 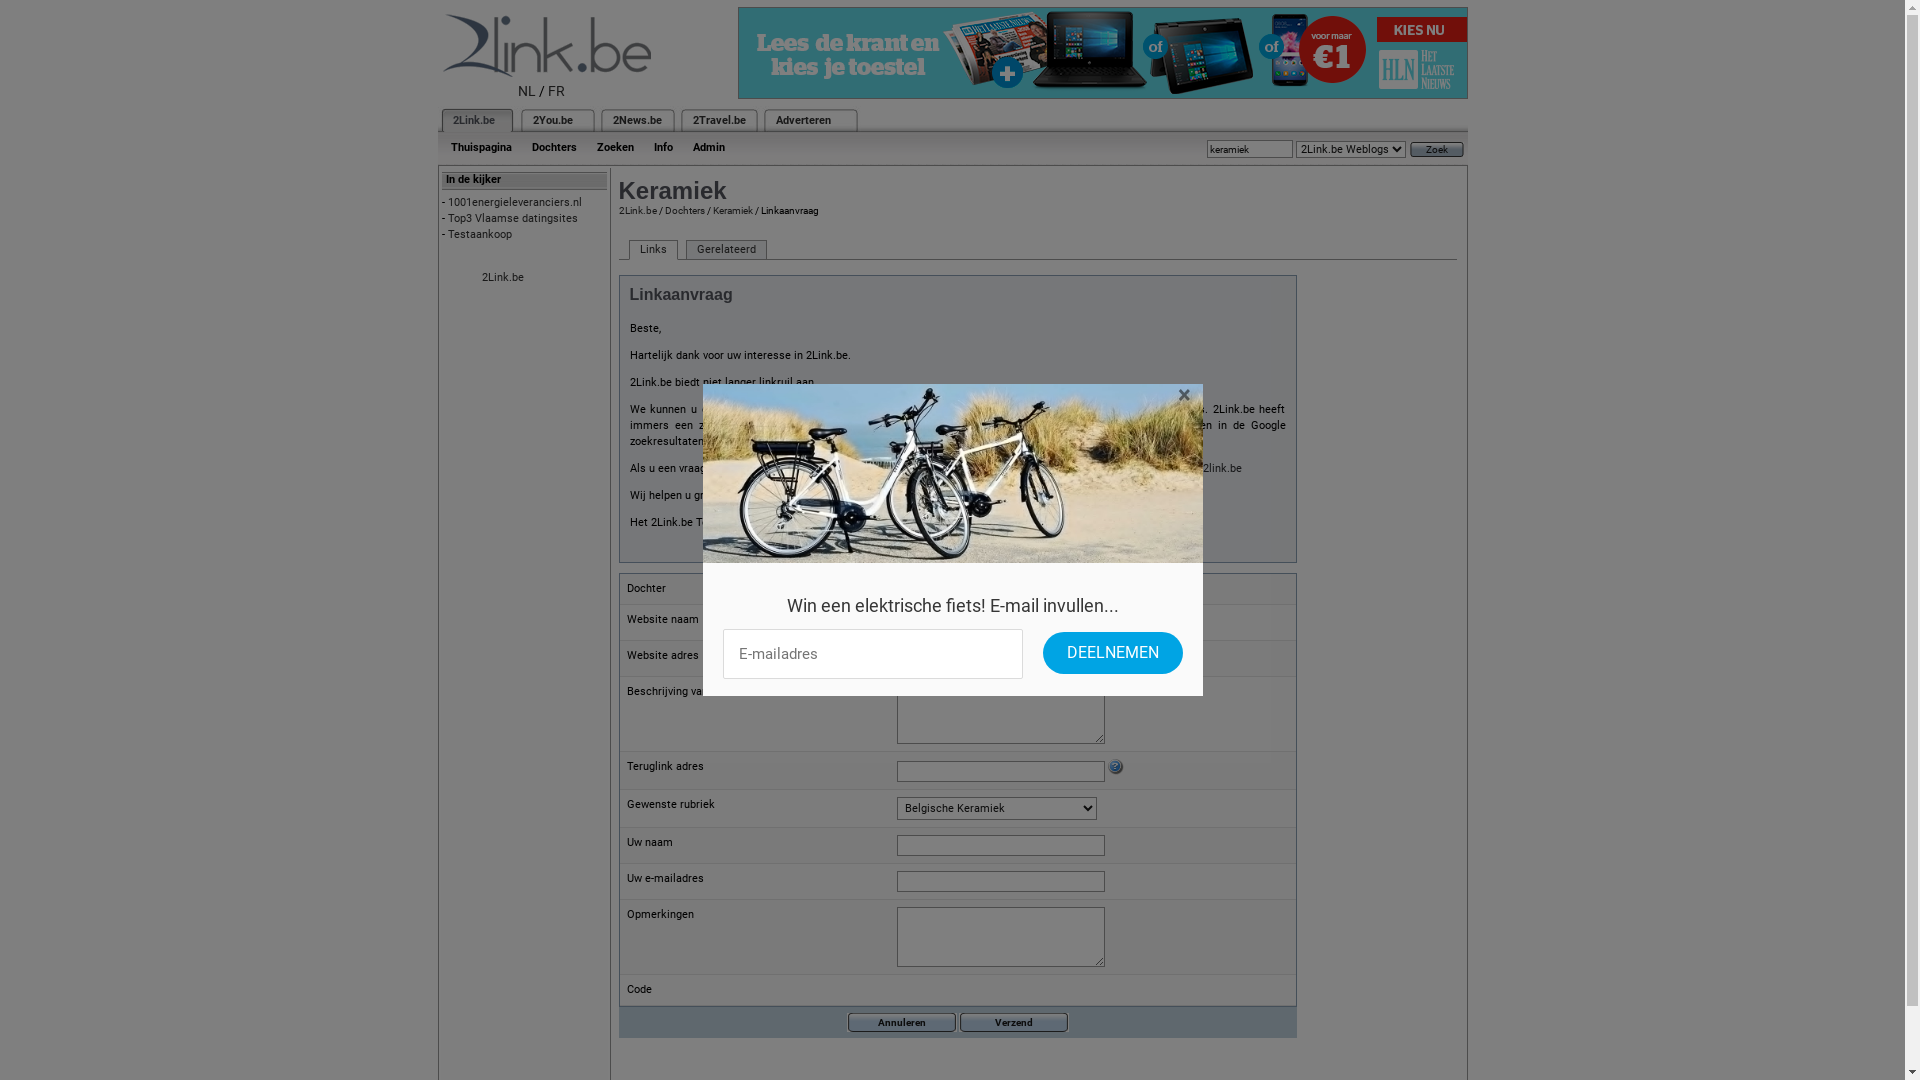 I want to click on '2News.be', so click(x=635, y=120).